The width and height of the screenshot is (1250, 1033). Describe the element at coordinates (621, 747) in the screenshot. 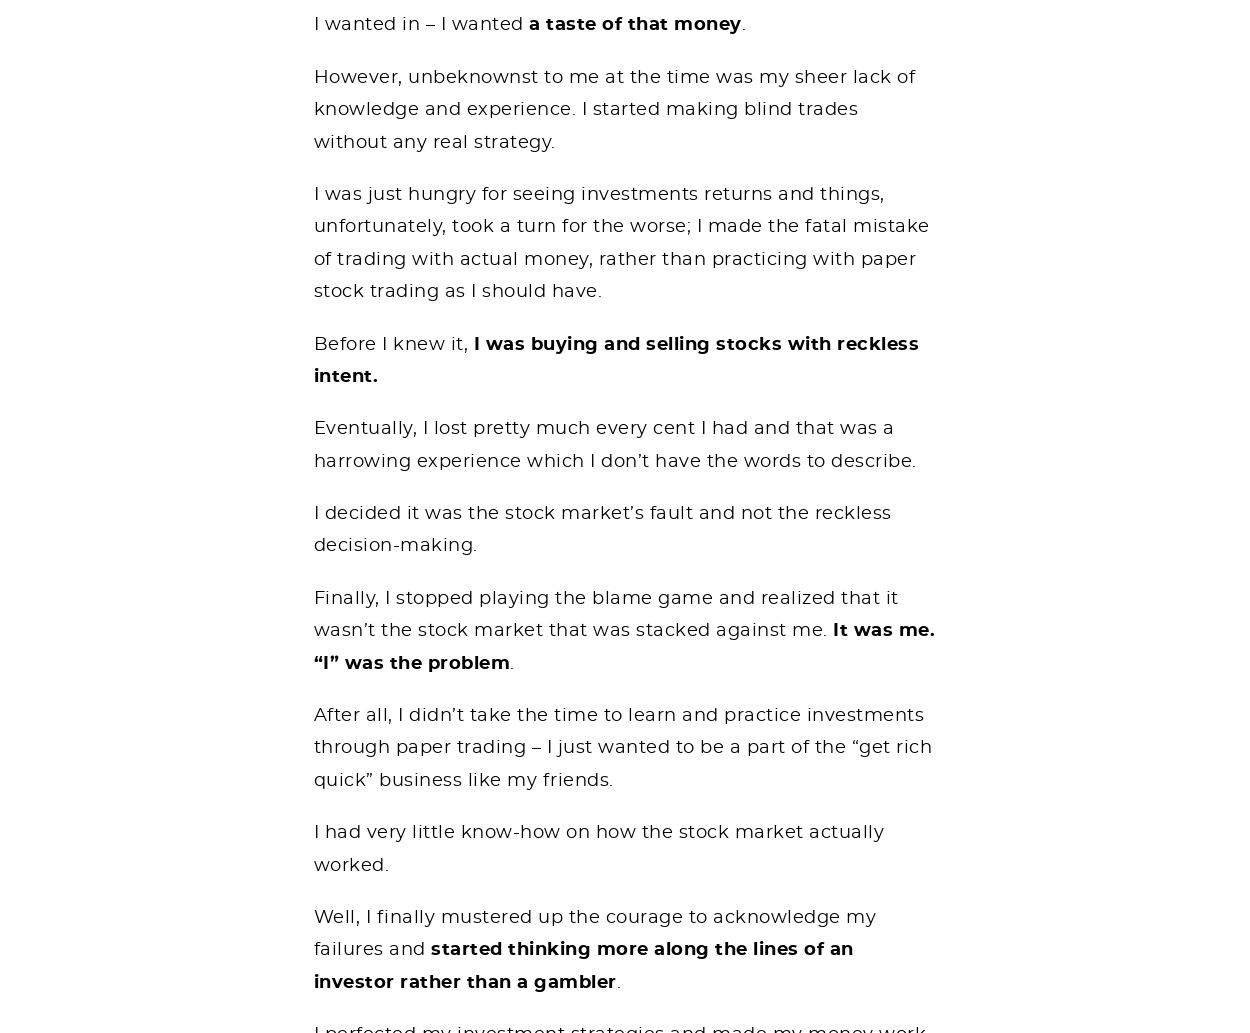

I see `'After all, I didn’t take the time to learn and practice investments through paper trading – I just wanted to be a part of the “get rich quick” business like my friends.'` at that location.